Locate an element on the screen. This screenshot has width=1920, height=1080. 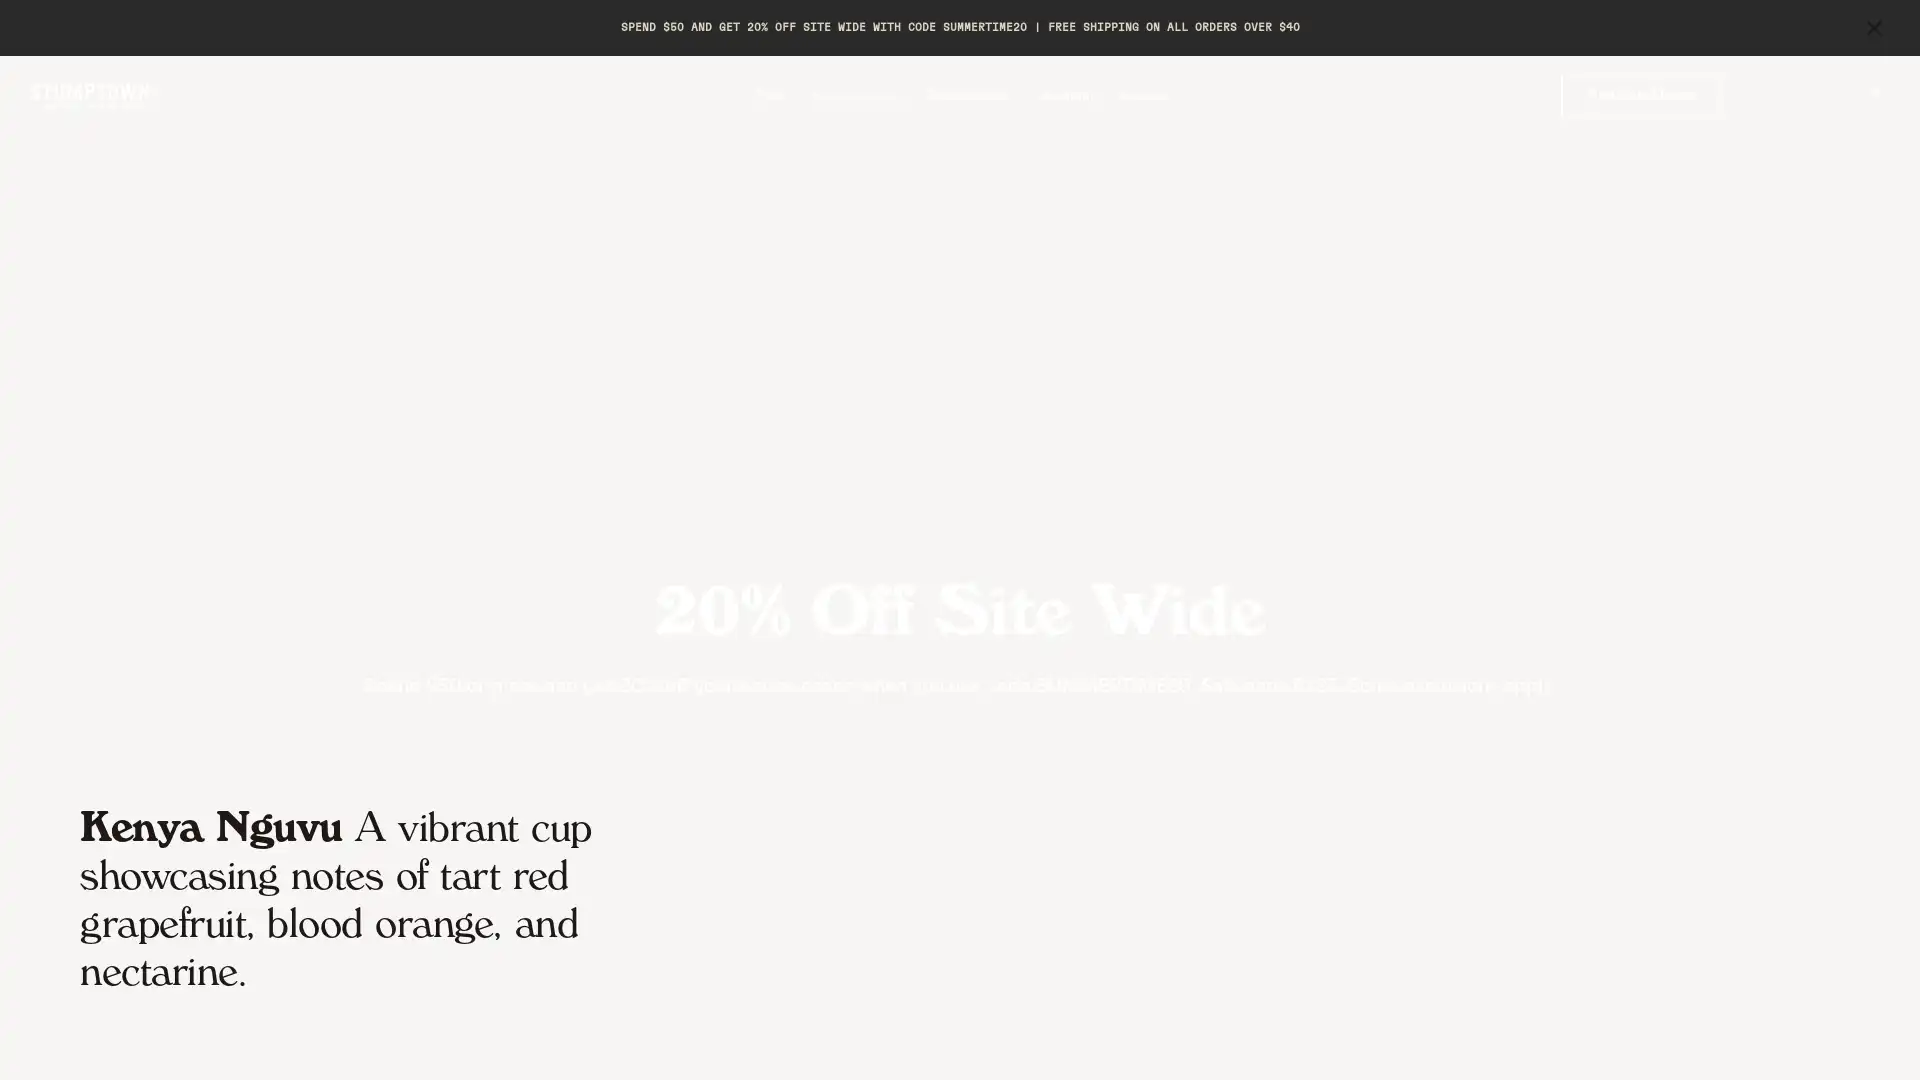
Next Slide is located at coordinates (1869, 1039).